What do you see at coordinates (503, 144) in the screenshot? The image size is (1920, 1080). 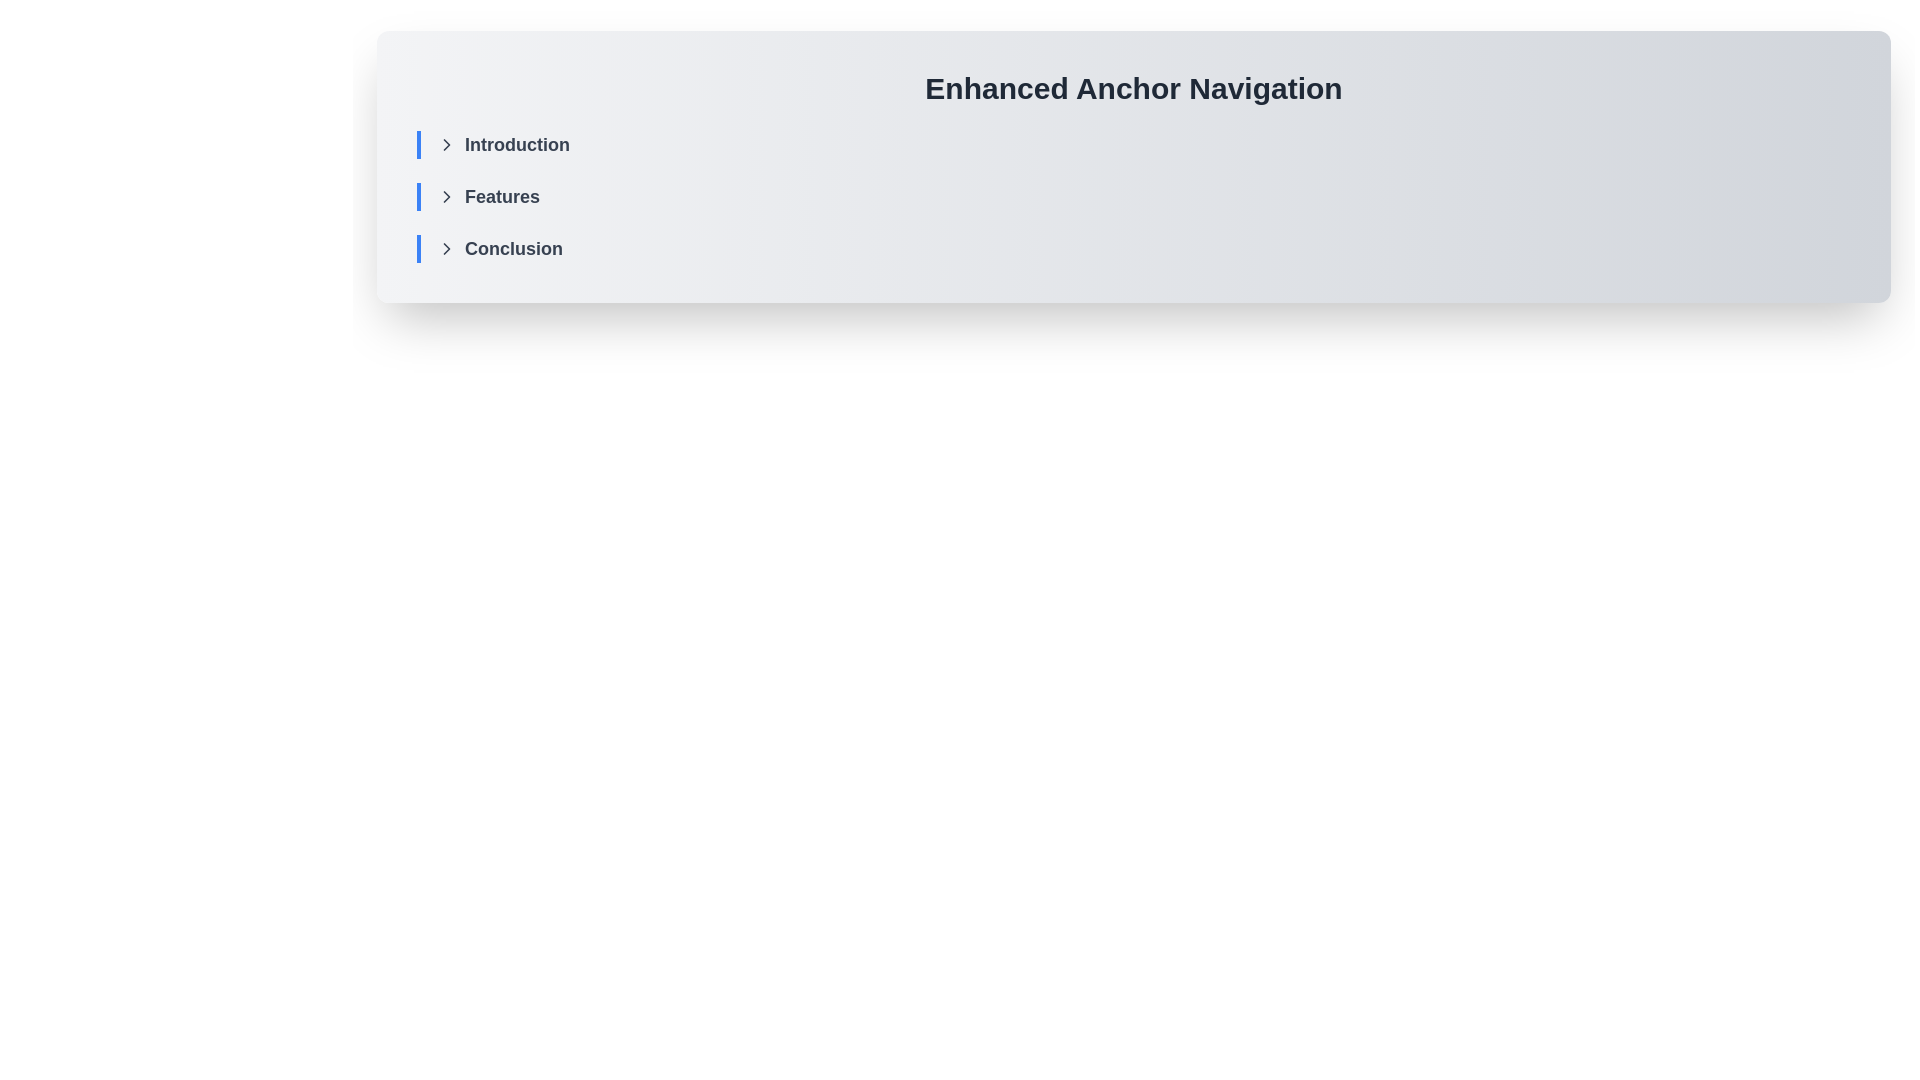 I see `the navigation link titled 'Introduction' to highlight it` at bounding box center [503, 144].